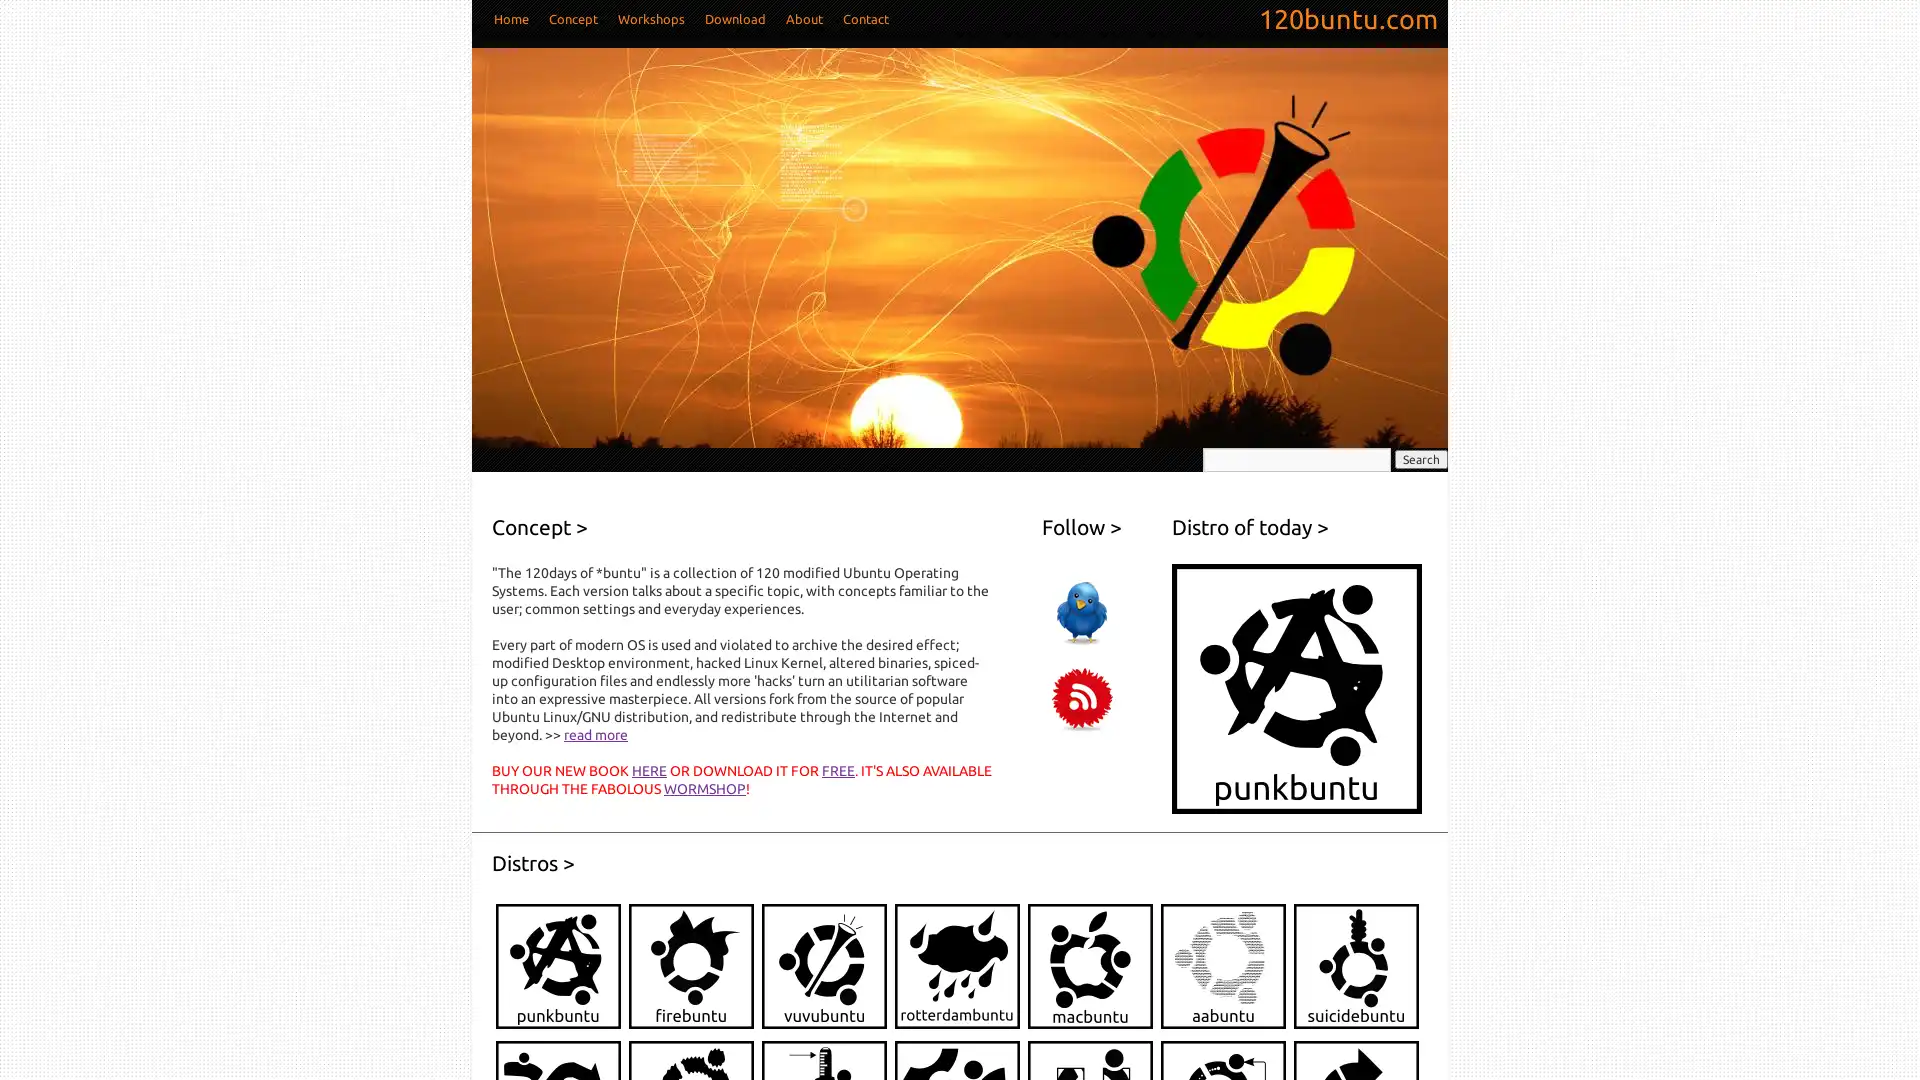 The image size is (1920, 1080). I want to click on Search, so click(1420, 459).